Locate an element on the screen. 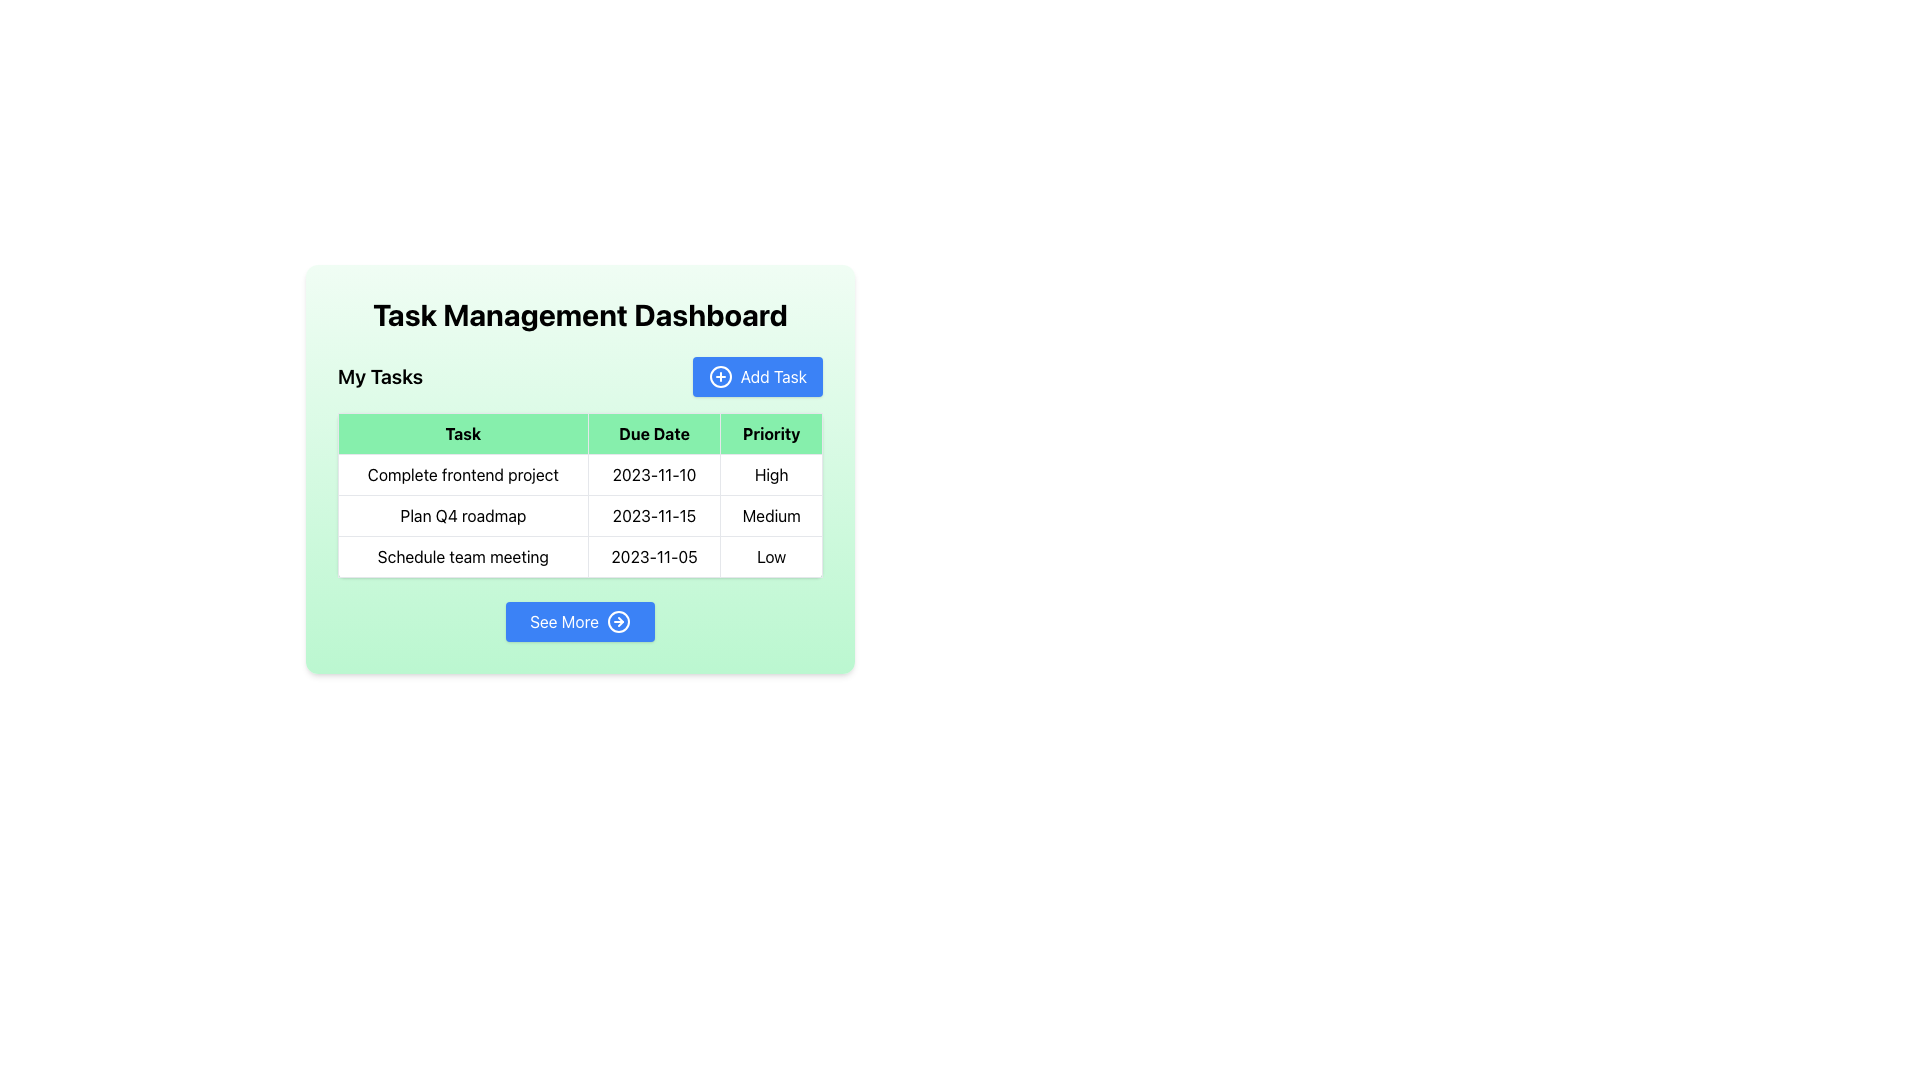  the circular graphic representation with a white arrow pointing to the right located at the bottom center of the task management dashboard for navigation is located at coordinates (618, 620).